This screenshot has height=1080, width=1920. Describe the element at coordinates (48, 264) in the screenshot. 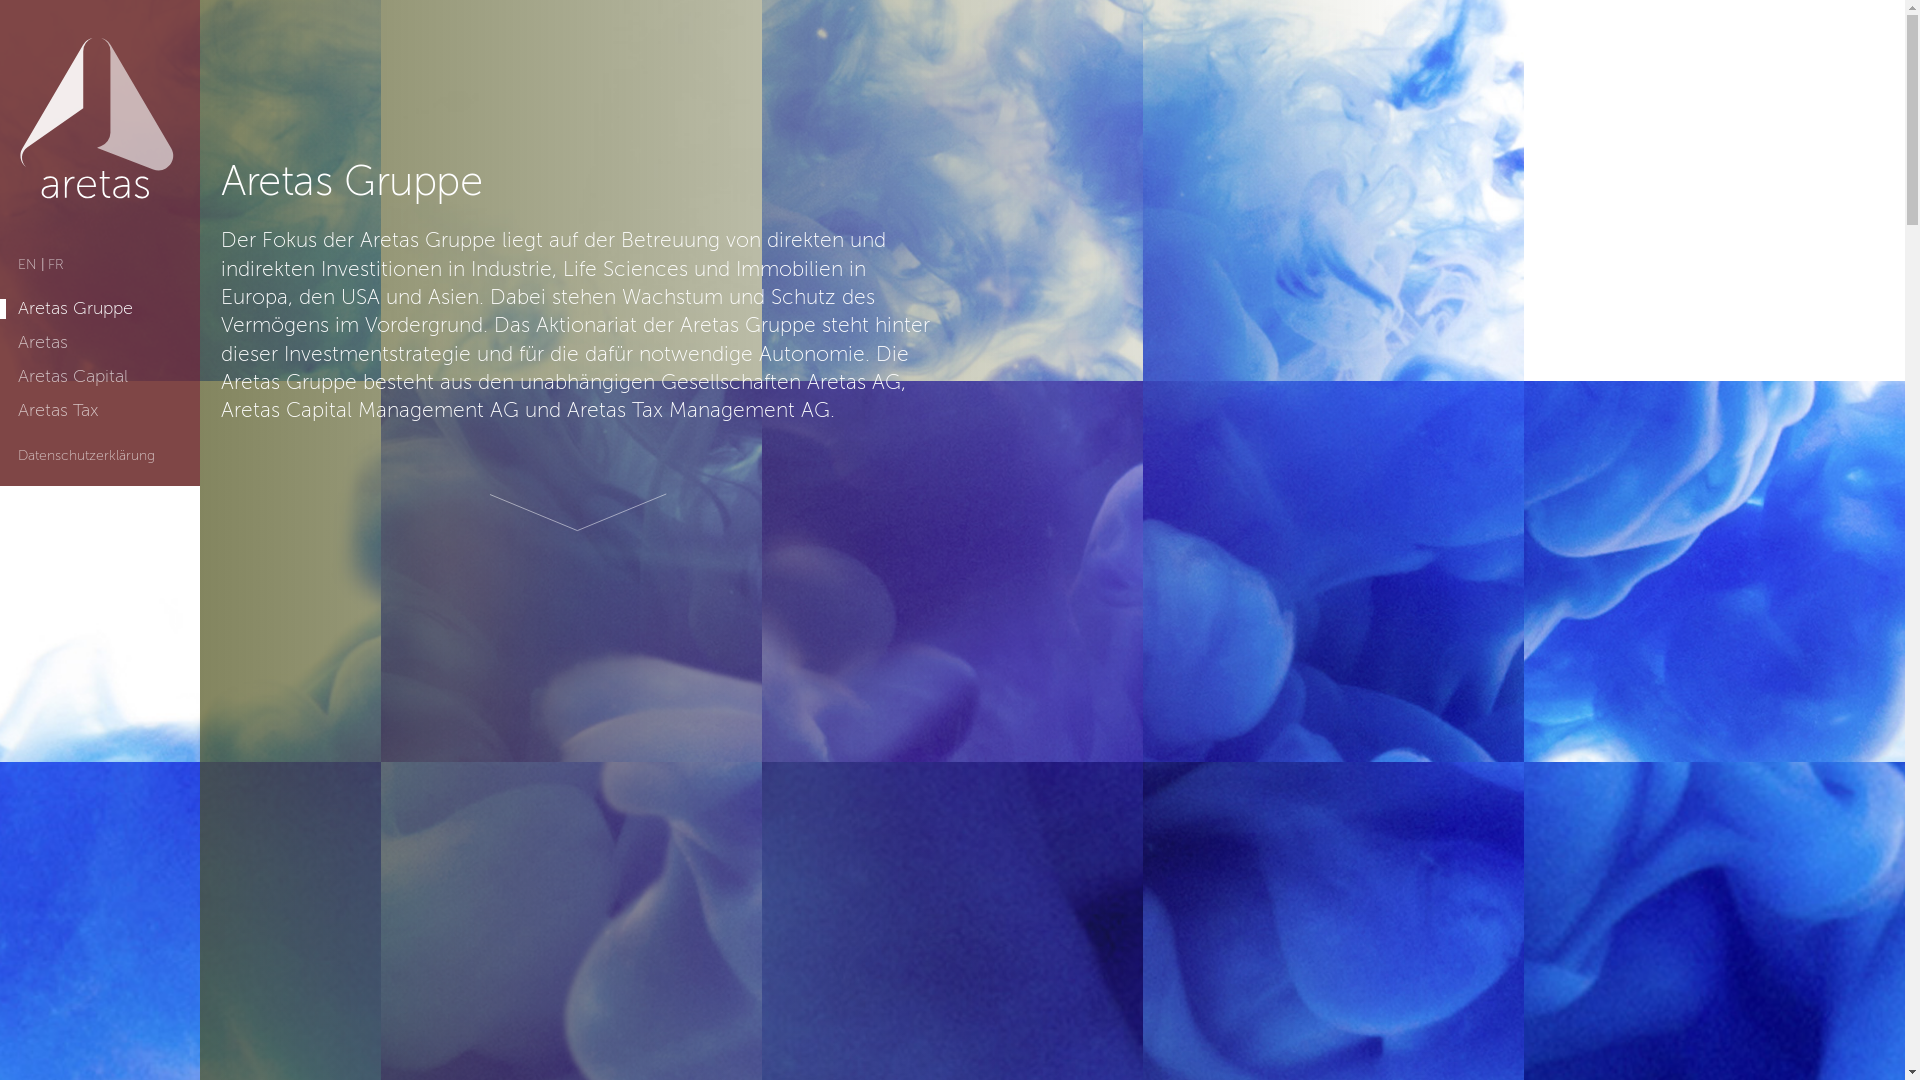

I see `'FR'` at that location.